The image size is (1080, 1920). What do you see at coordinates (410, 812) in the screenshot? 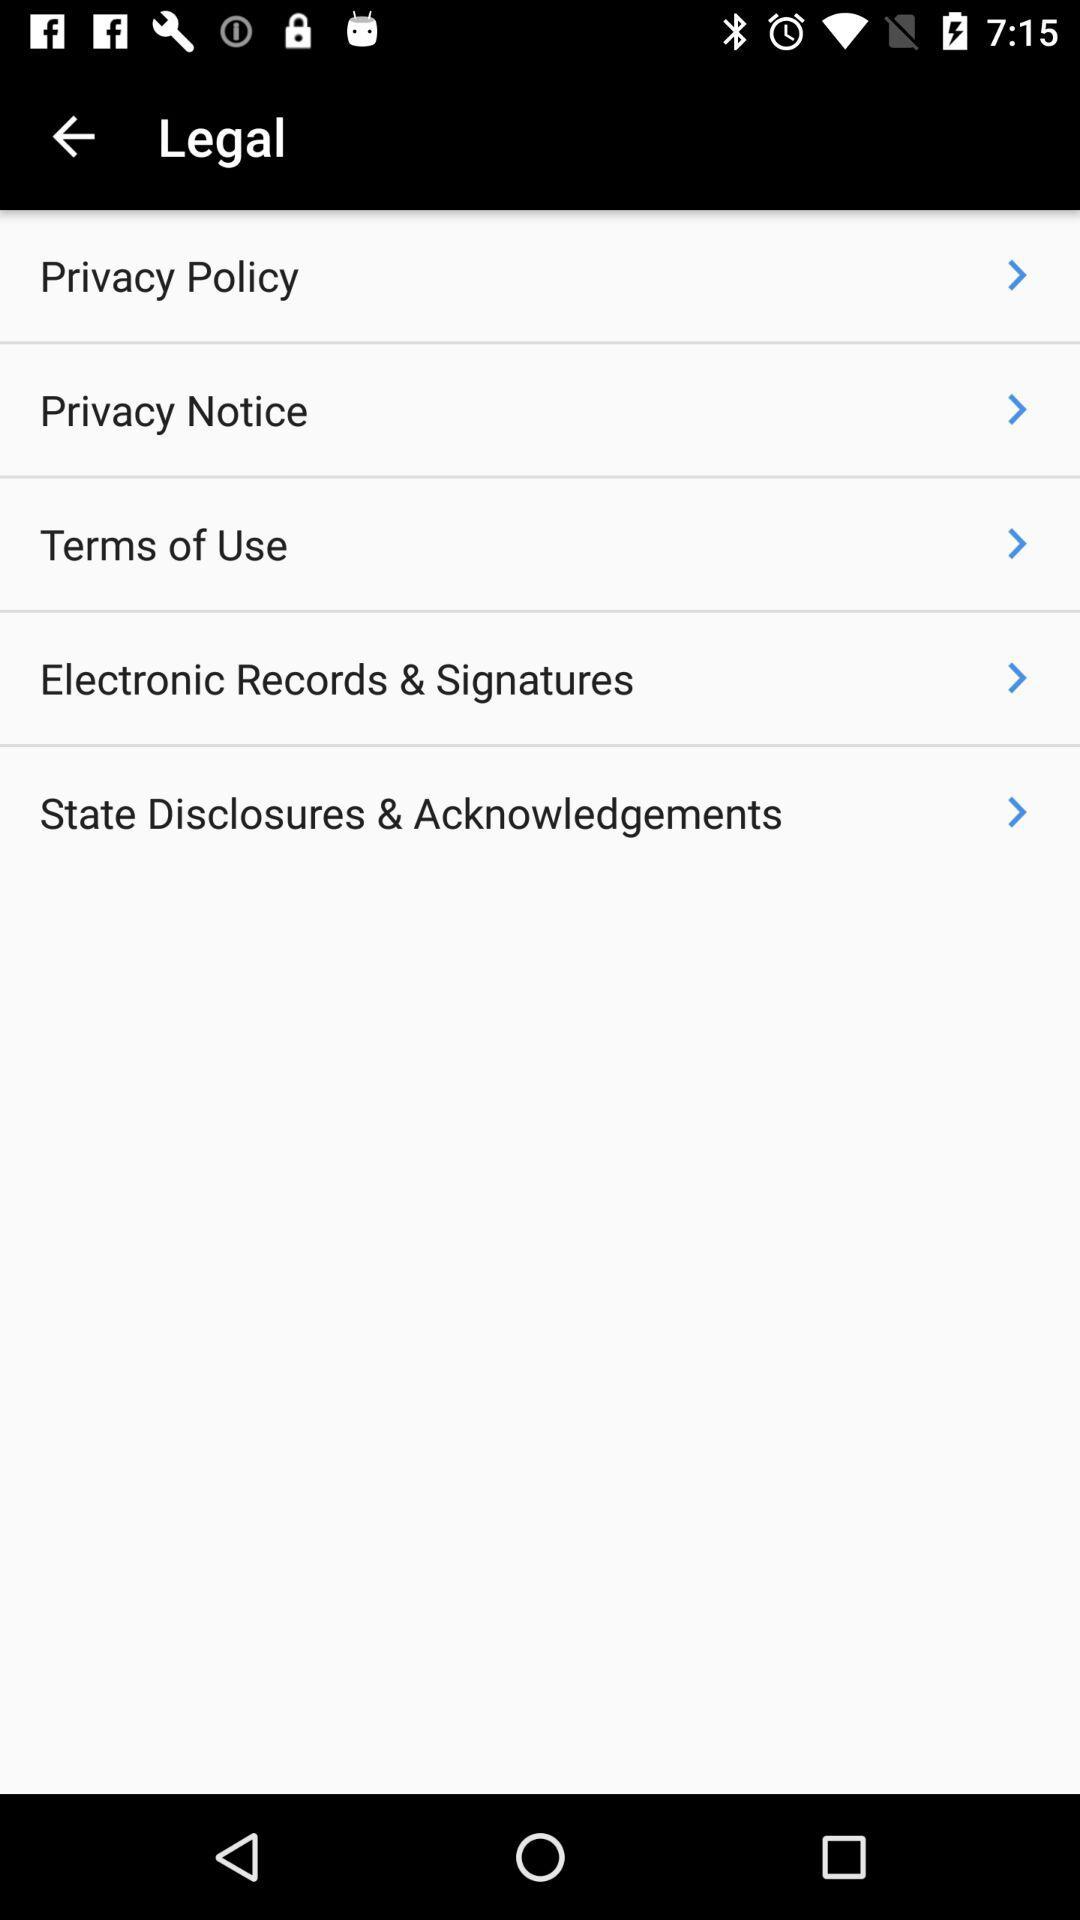
I see `item below electronic records & signatures item` at bounding box center [410, 812].